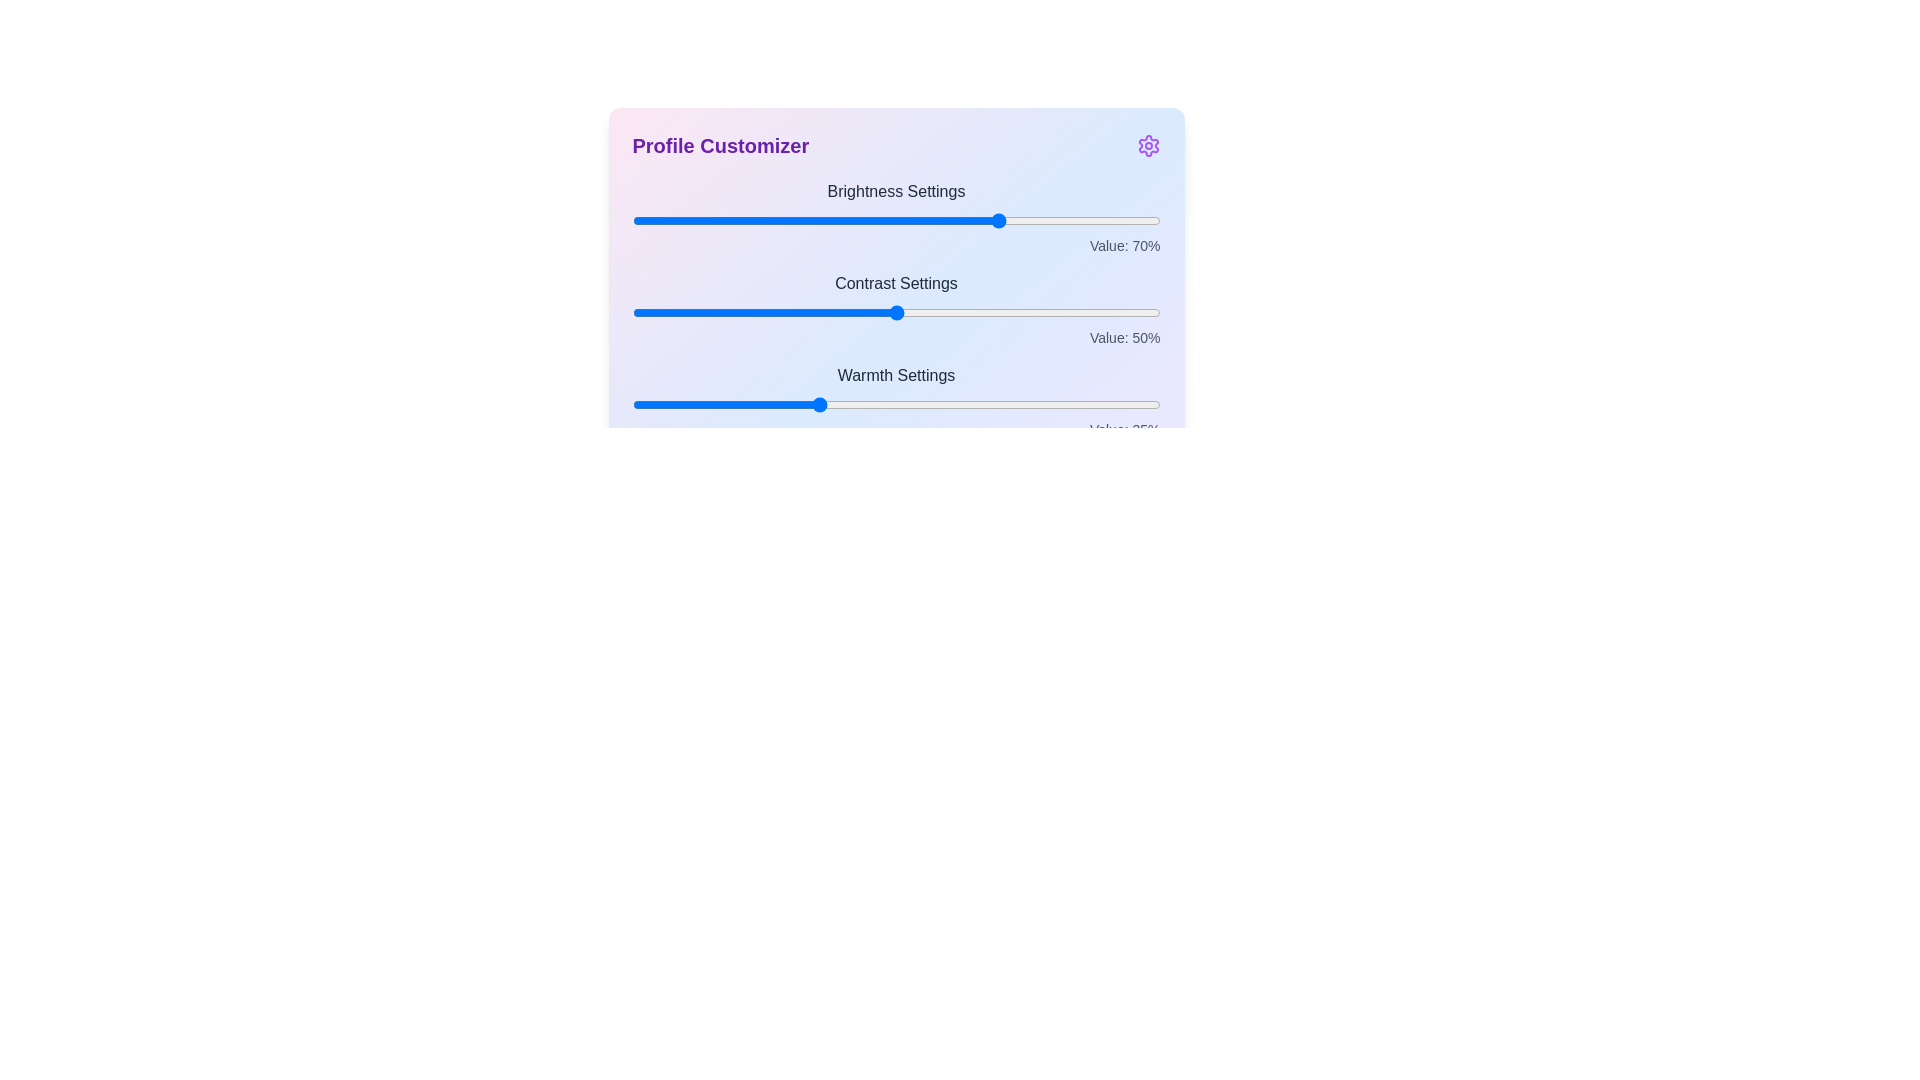 This screenshot has width=1920, height=1080. Describe the element at coordinates (890, 220) in the screenshot. I see `the 0 slider to 49%` at that location.